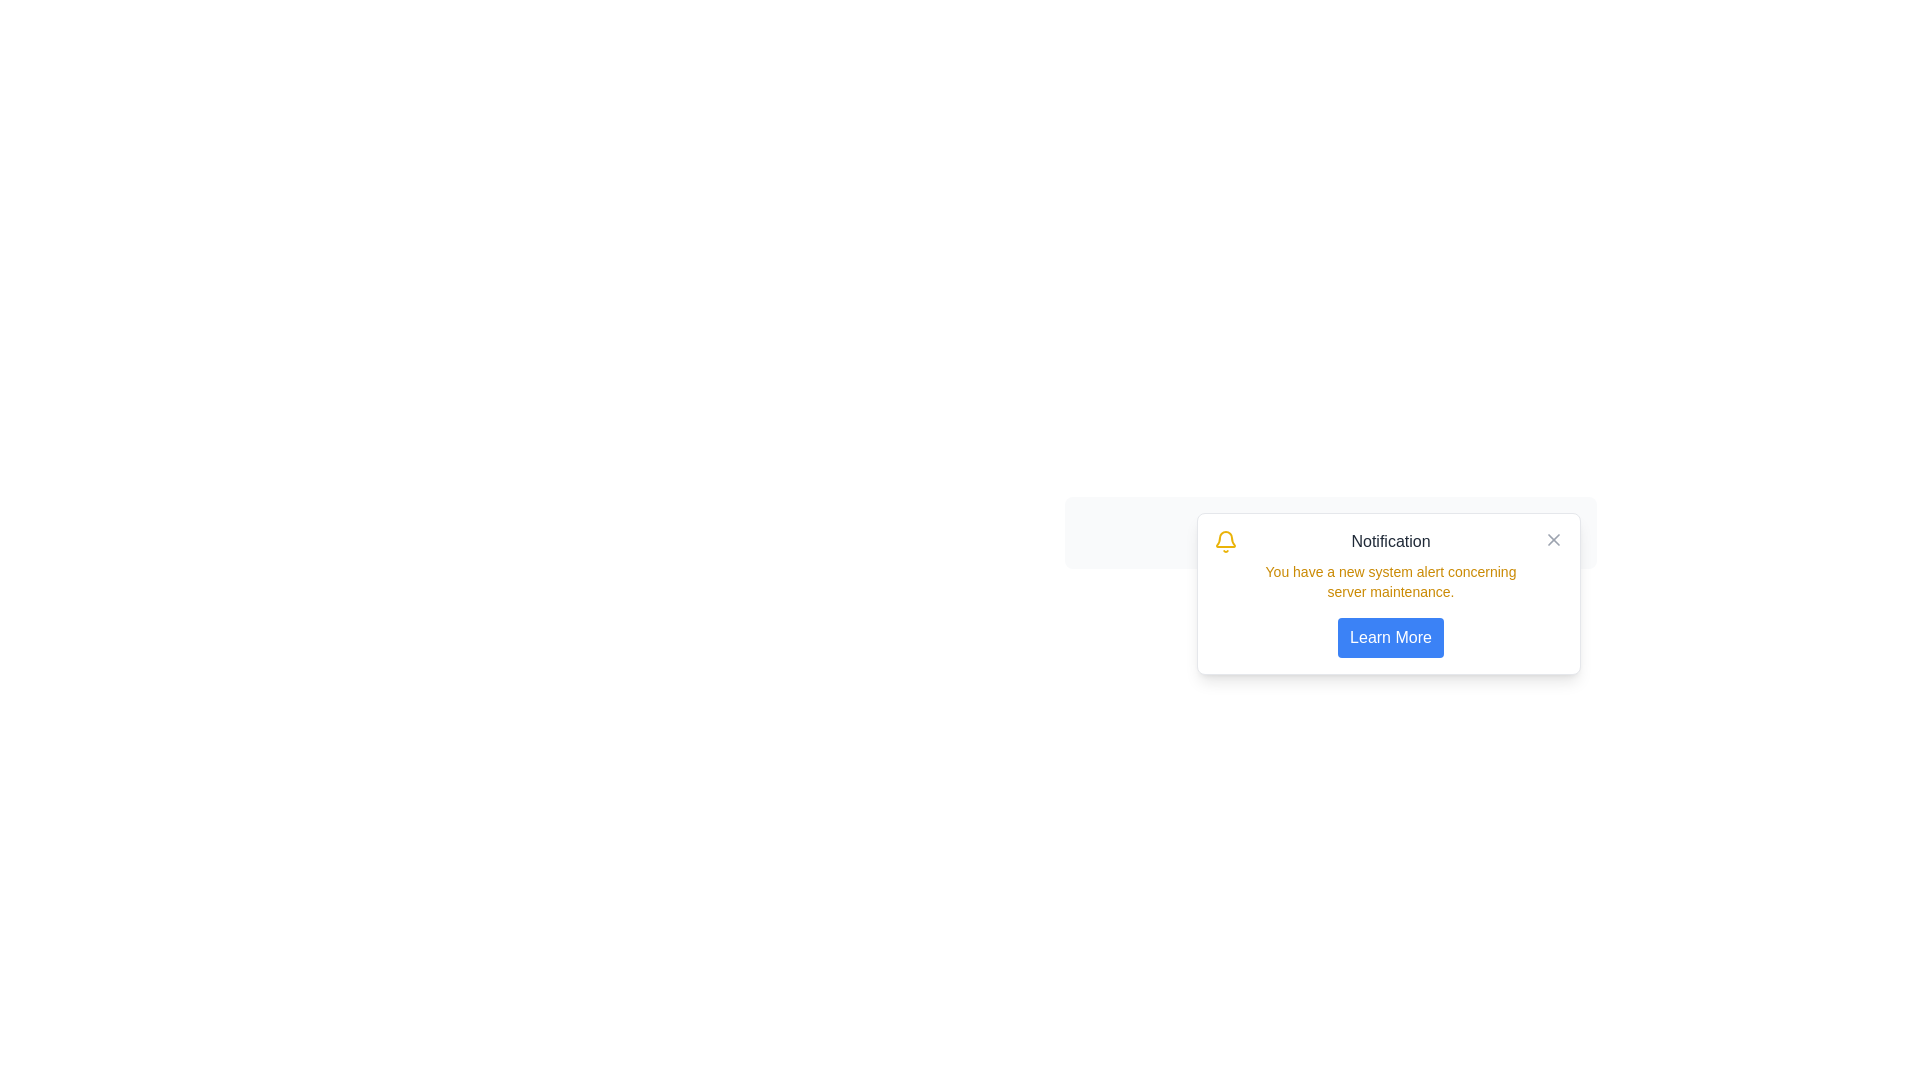 The height and width of the screenshot is (1080, 1920). What do you see at coordinates (1390, 542) in the screenshot?
I see `text from the 'Notification' Text Label element, which is styled in gray color on a white background and located at the top-left corner of the notification card` at bounding box center [1390, 542].